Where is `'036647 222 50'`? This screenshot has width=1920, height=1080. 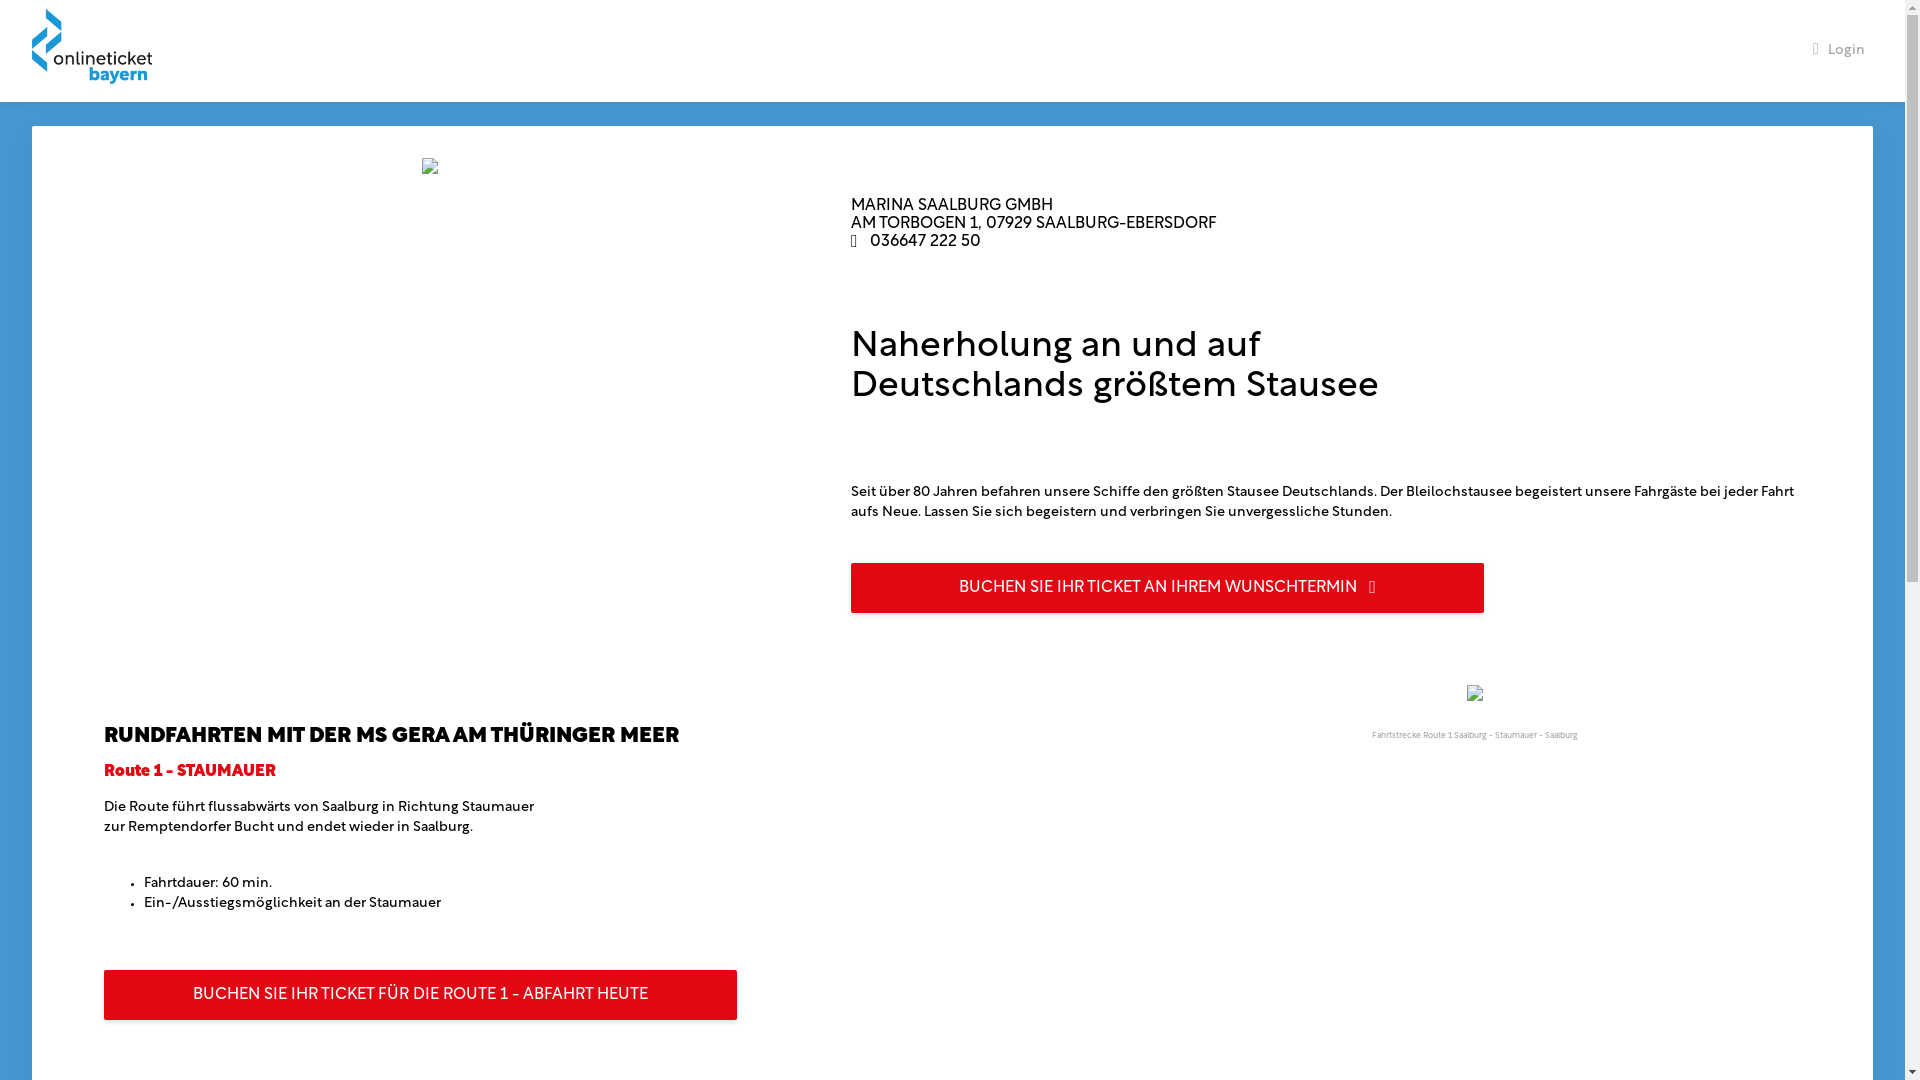 '036647 222 50' is located at coordinates (924, 241).